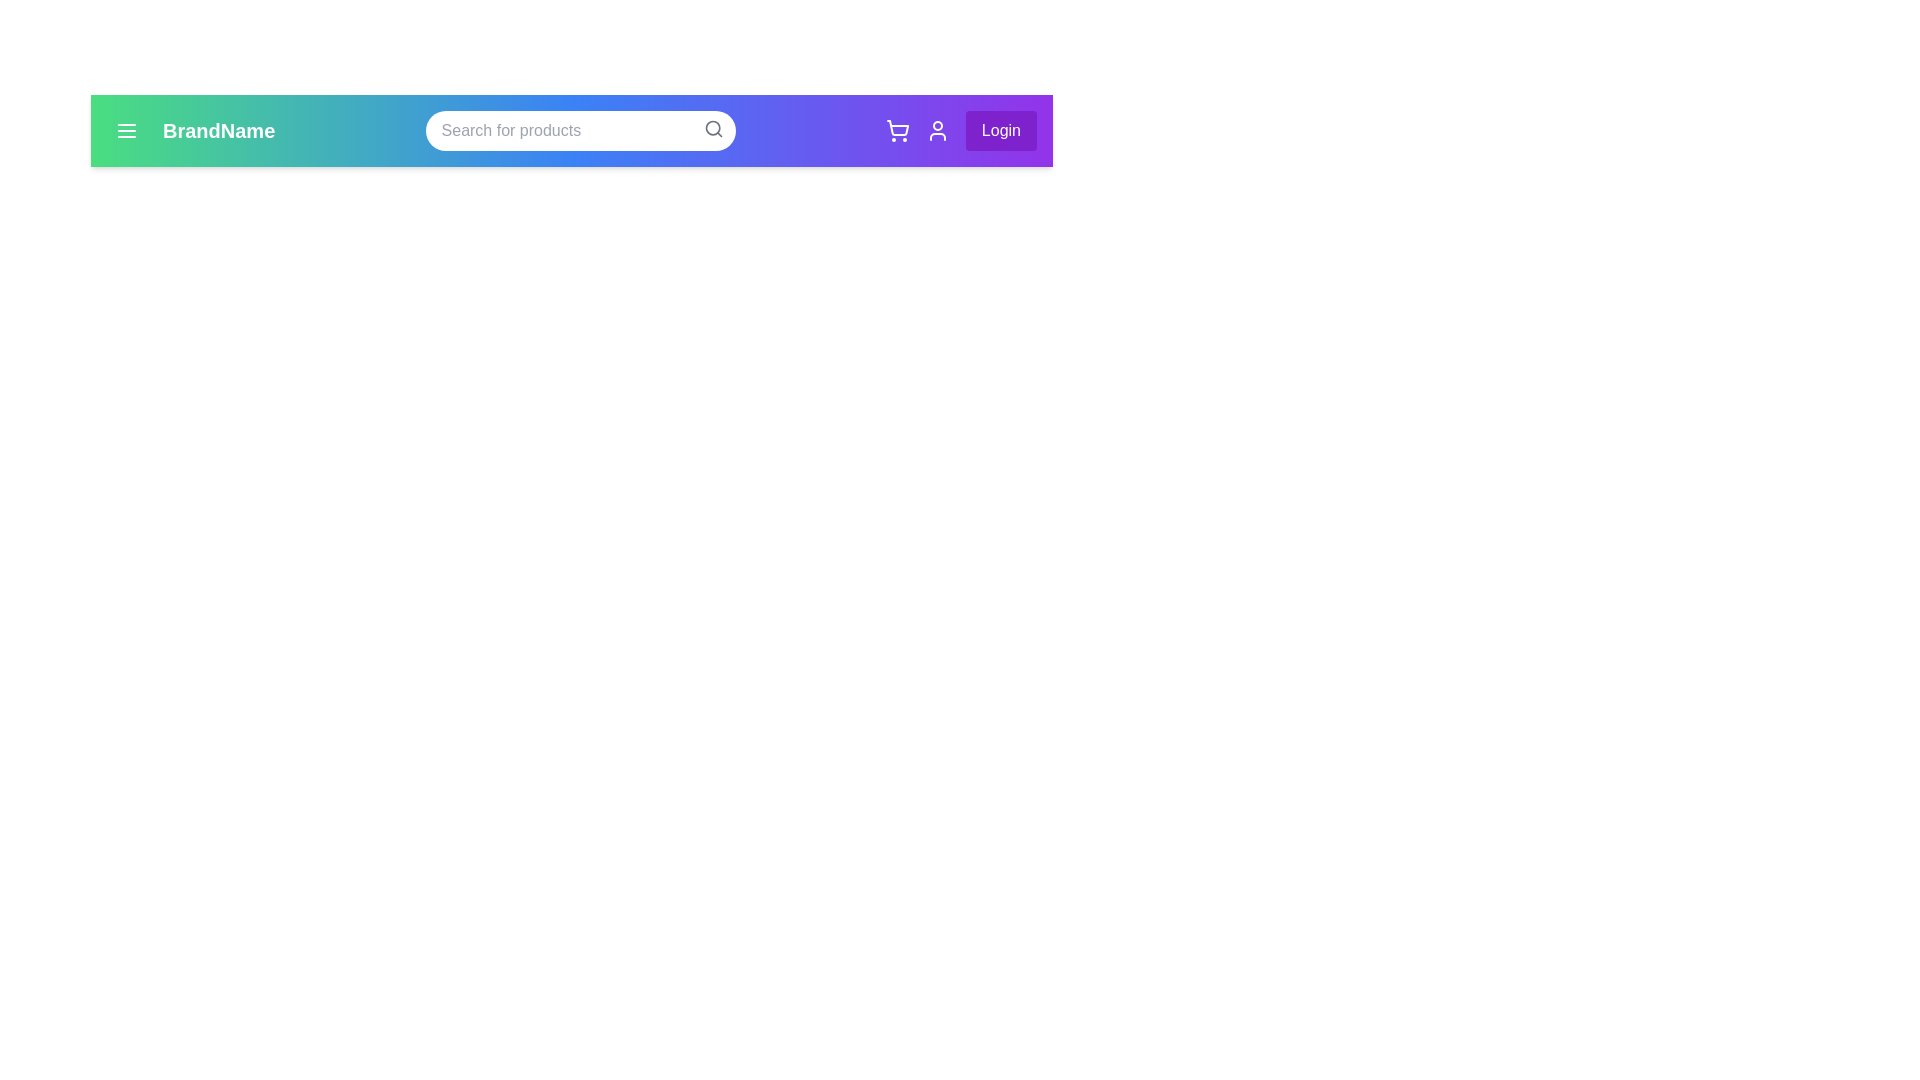  I want to click on the menu button to open the menu, so click(125, 131).